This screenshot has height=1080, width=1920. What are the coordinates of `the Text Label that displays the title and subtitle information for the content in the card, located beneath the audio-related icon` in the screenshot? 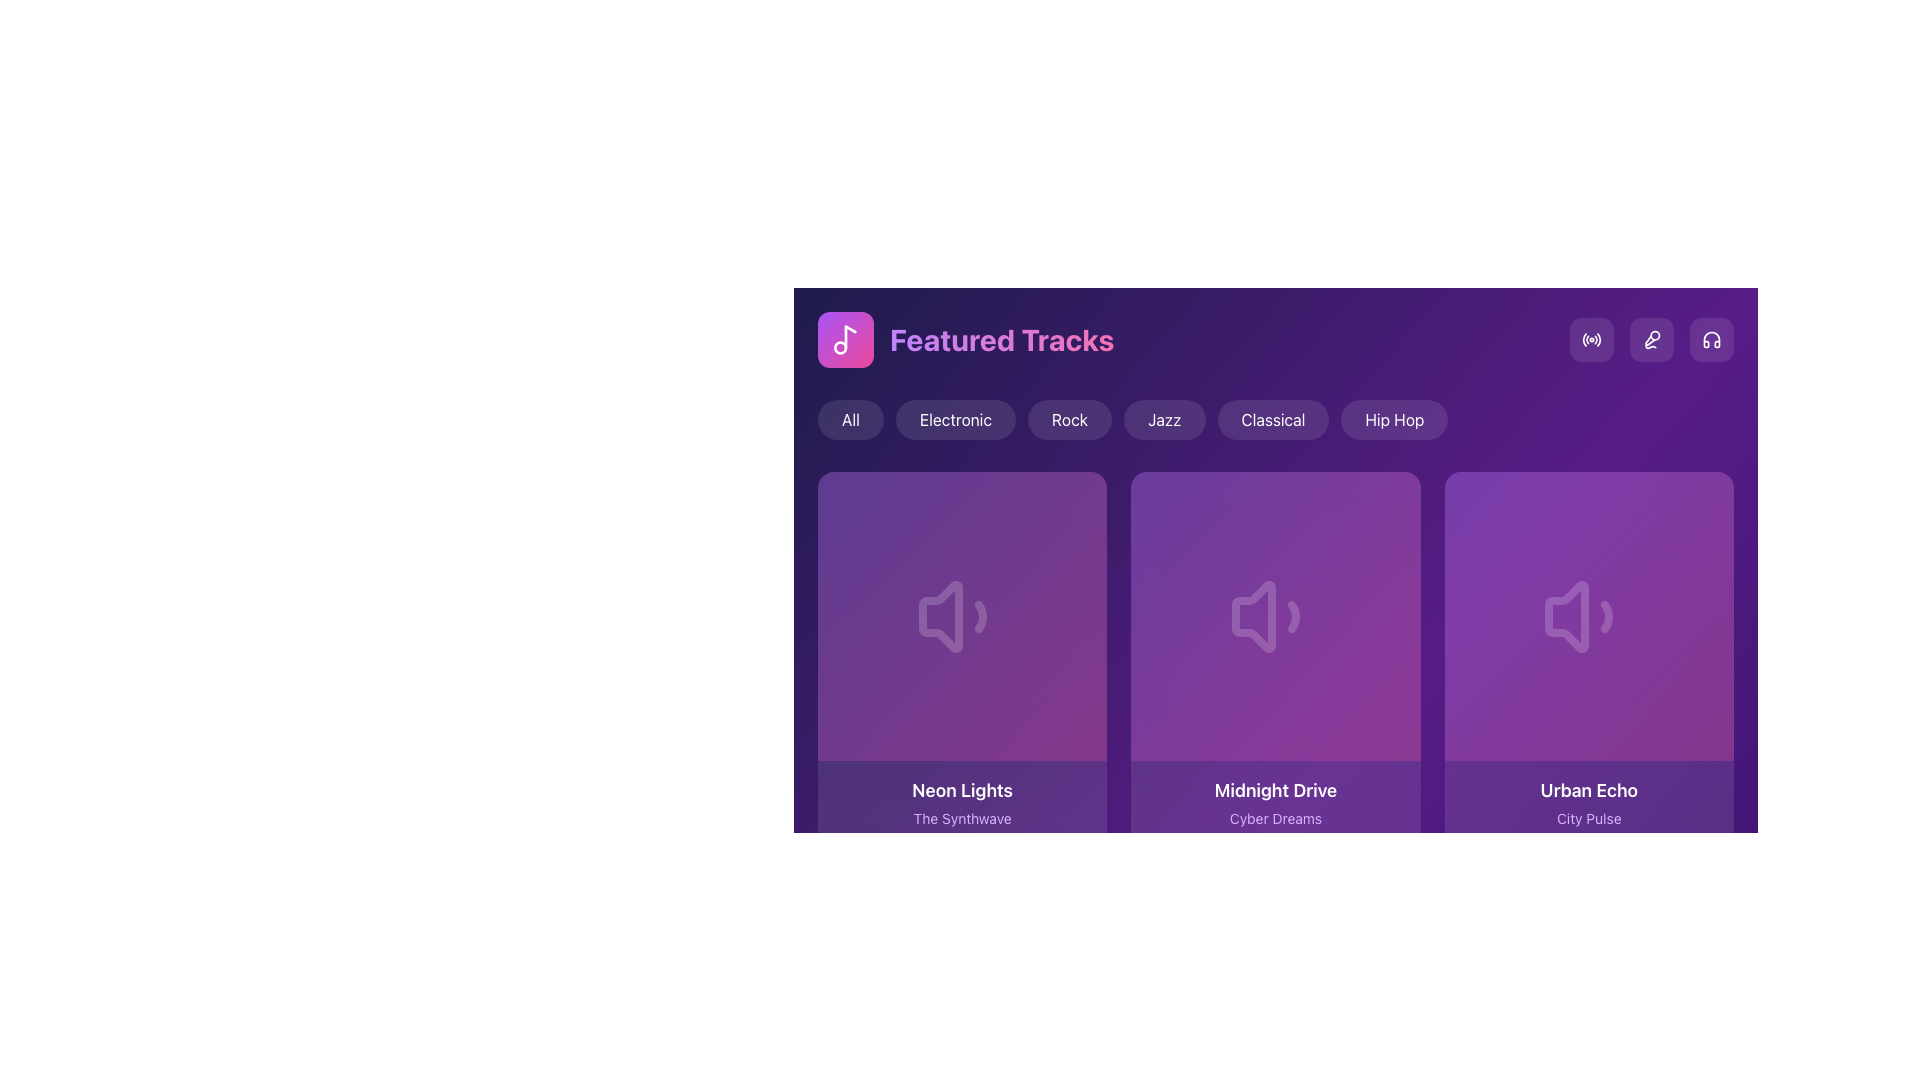 It's located at (1588, 821).